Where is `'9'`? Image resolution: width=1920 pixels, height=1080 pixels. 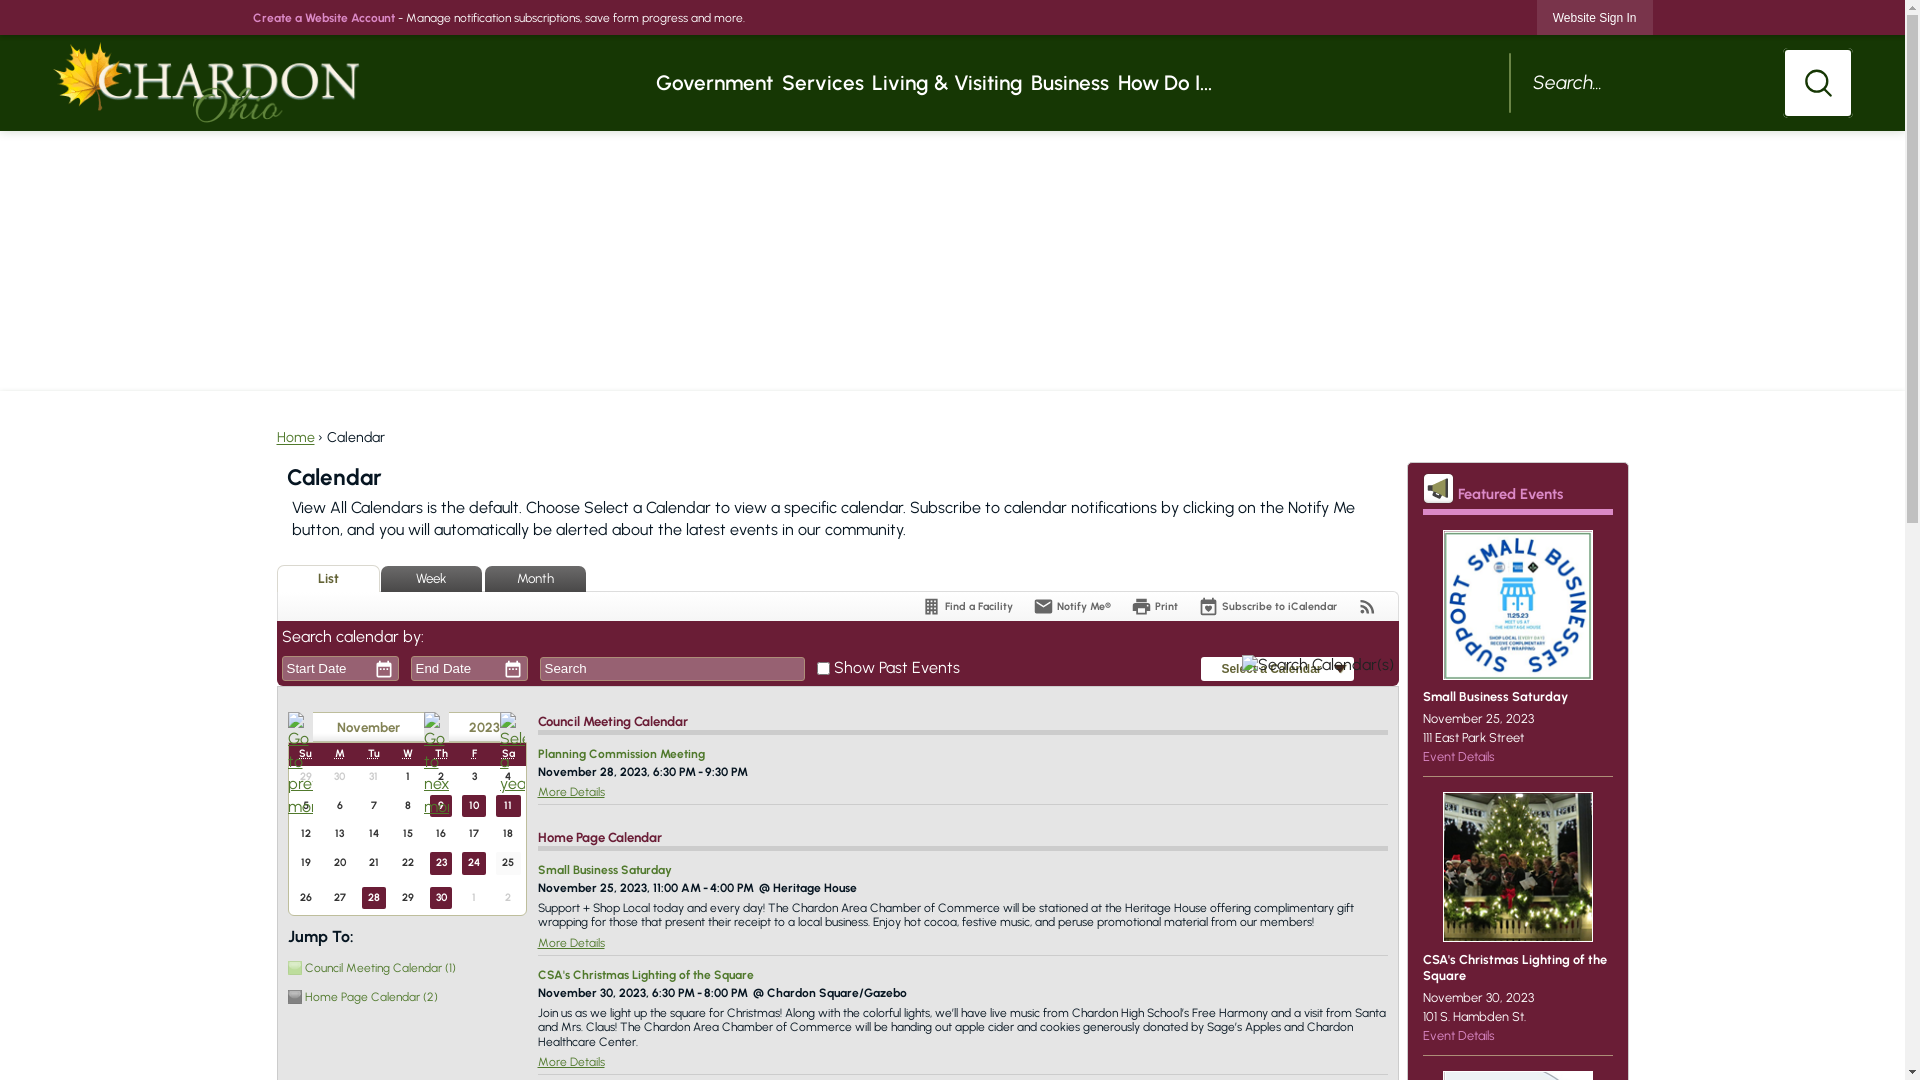
'9' is located at coordinates (440, 805).